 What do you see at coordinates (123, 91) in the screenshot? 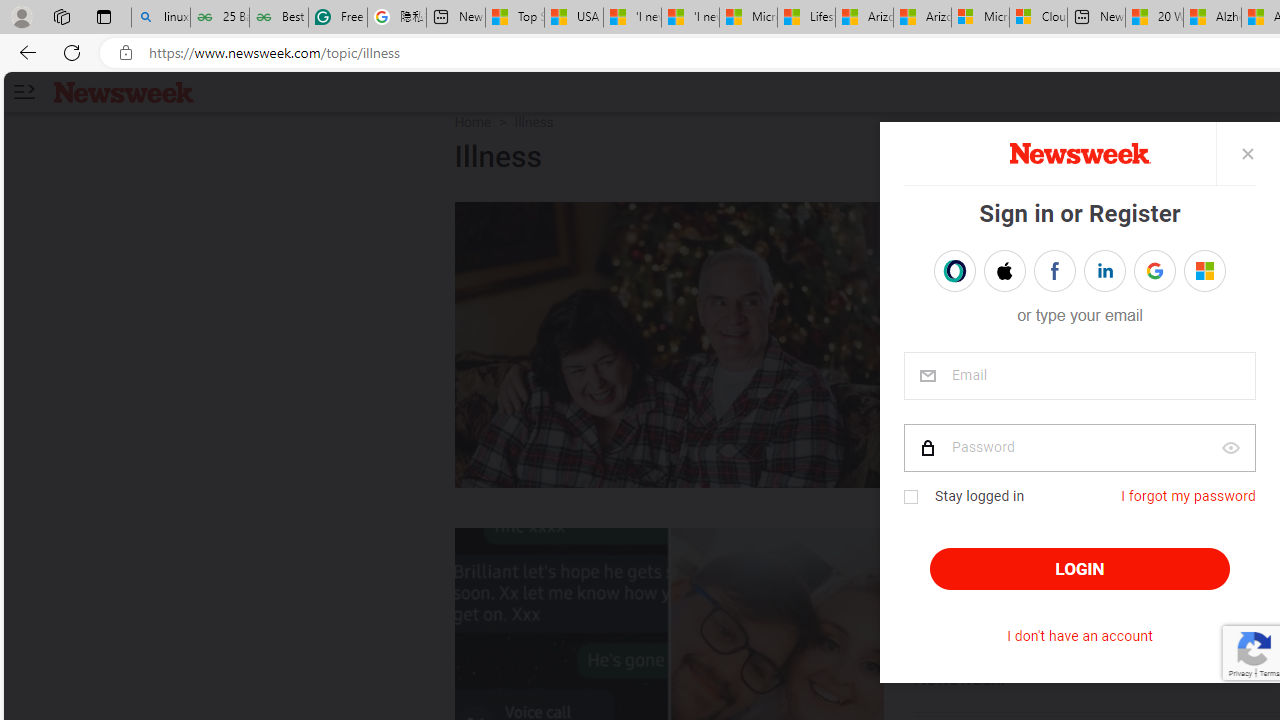
I see `'Newsweek logo'` at bounding box center [123, 91].